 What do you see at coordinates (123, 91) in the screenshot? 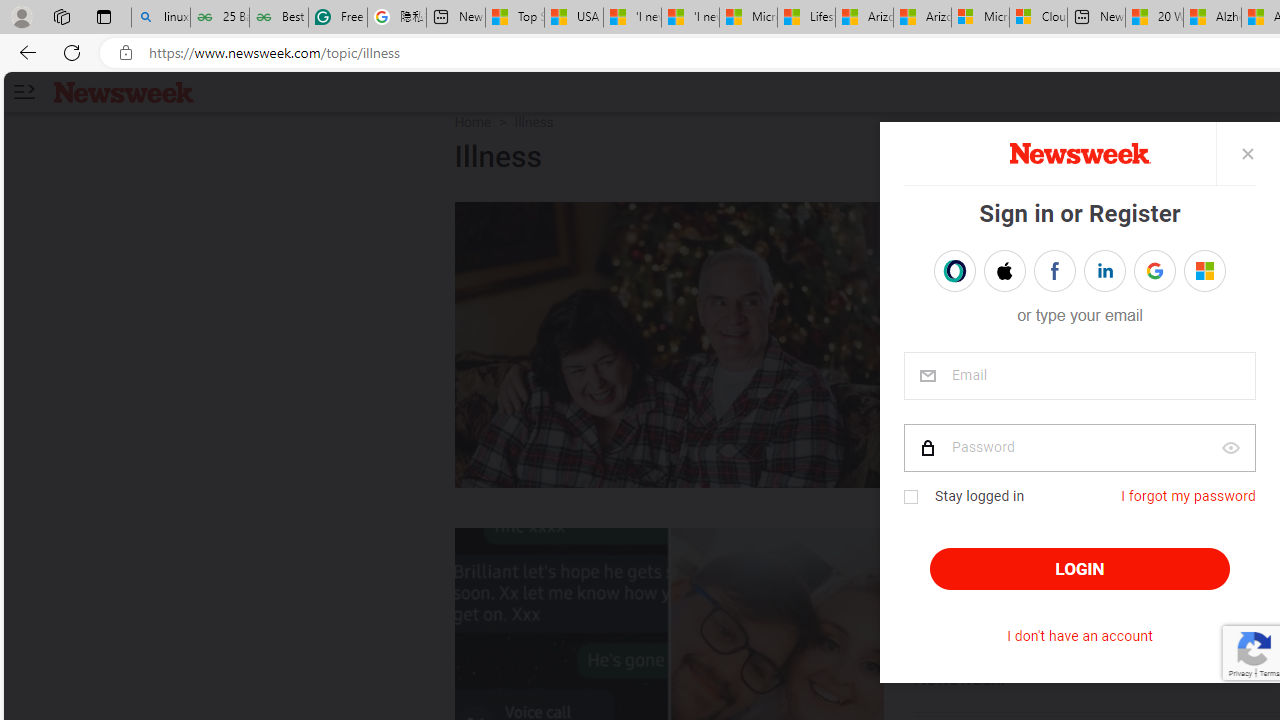
I see `'Newsweek logo'` at bounding box center [123, 91].